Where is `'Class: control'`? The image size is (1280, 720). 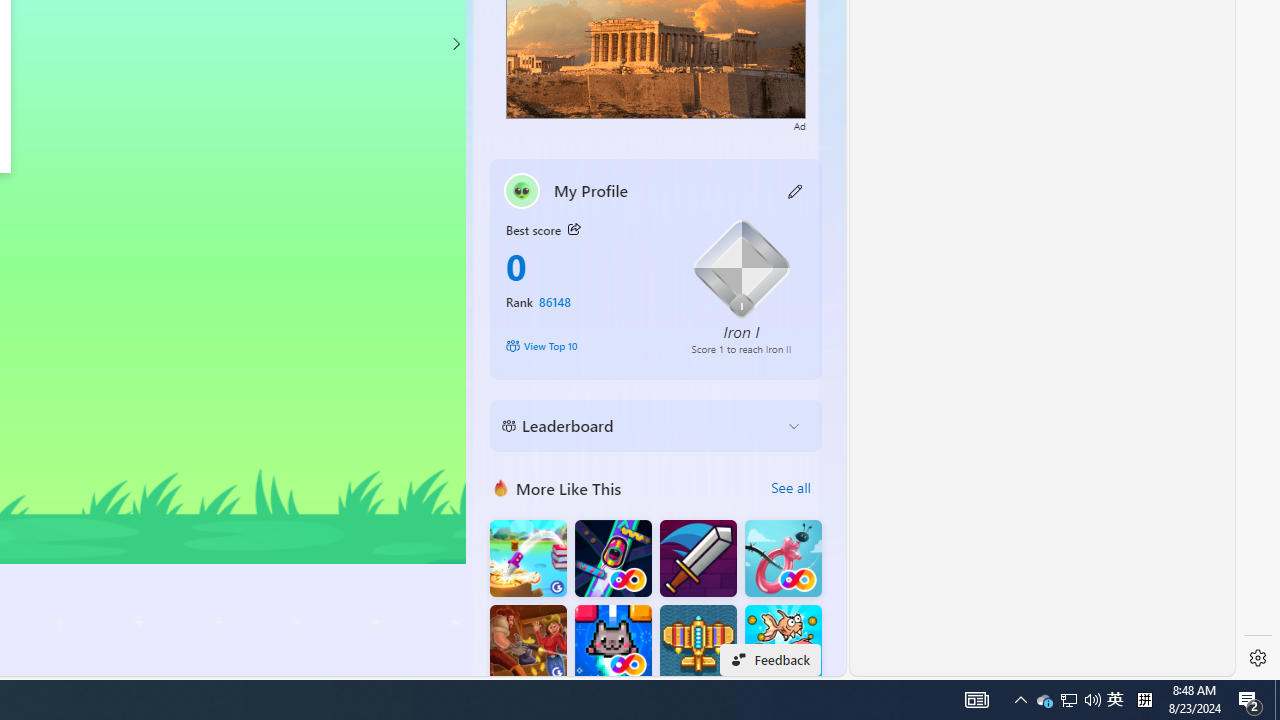 'Class: control' is located at coordinates (454, 43).